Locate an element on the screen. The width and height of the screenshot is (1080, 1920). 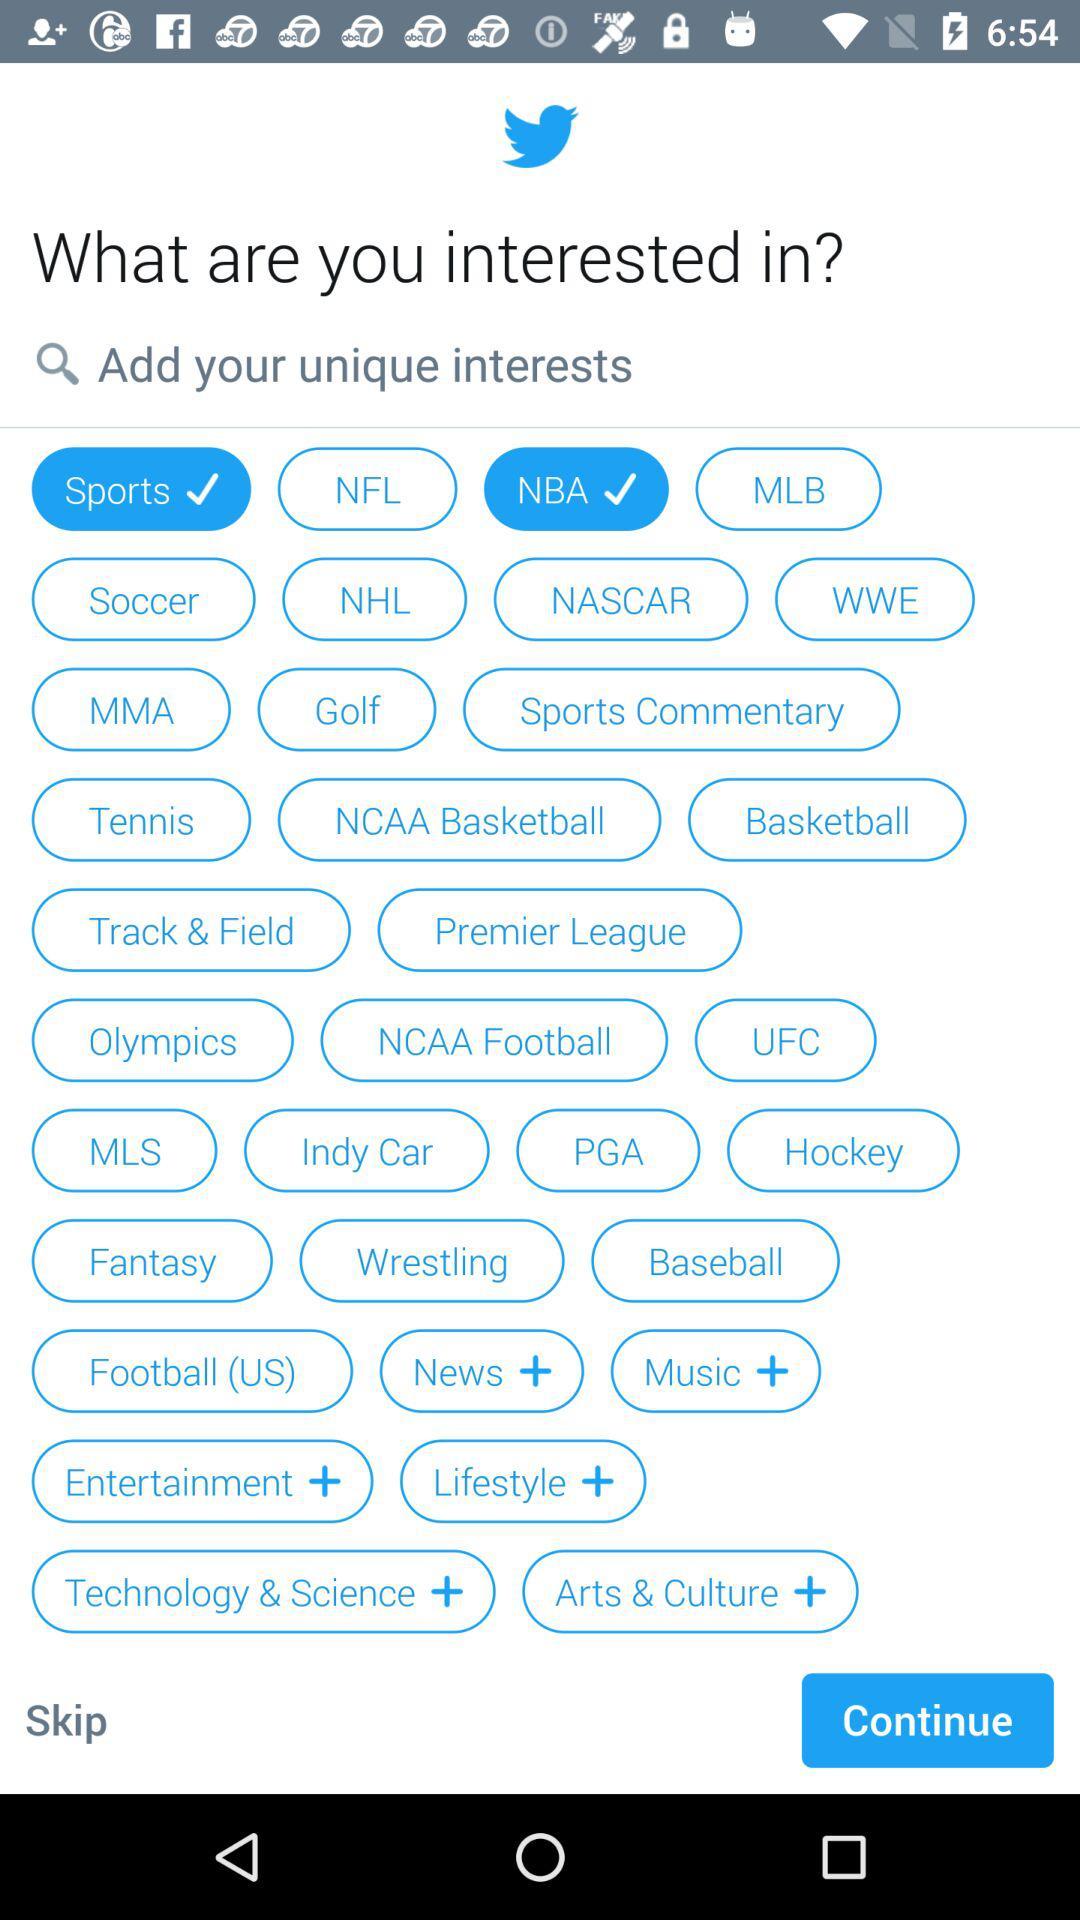
the item below nba item is located at coordinates (620, 598).